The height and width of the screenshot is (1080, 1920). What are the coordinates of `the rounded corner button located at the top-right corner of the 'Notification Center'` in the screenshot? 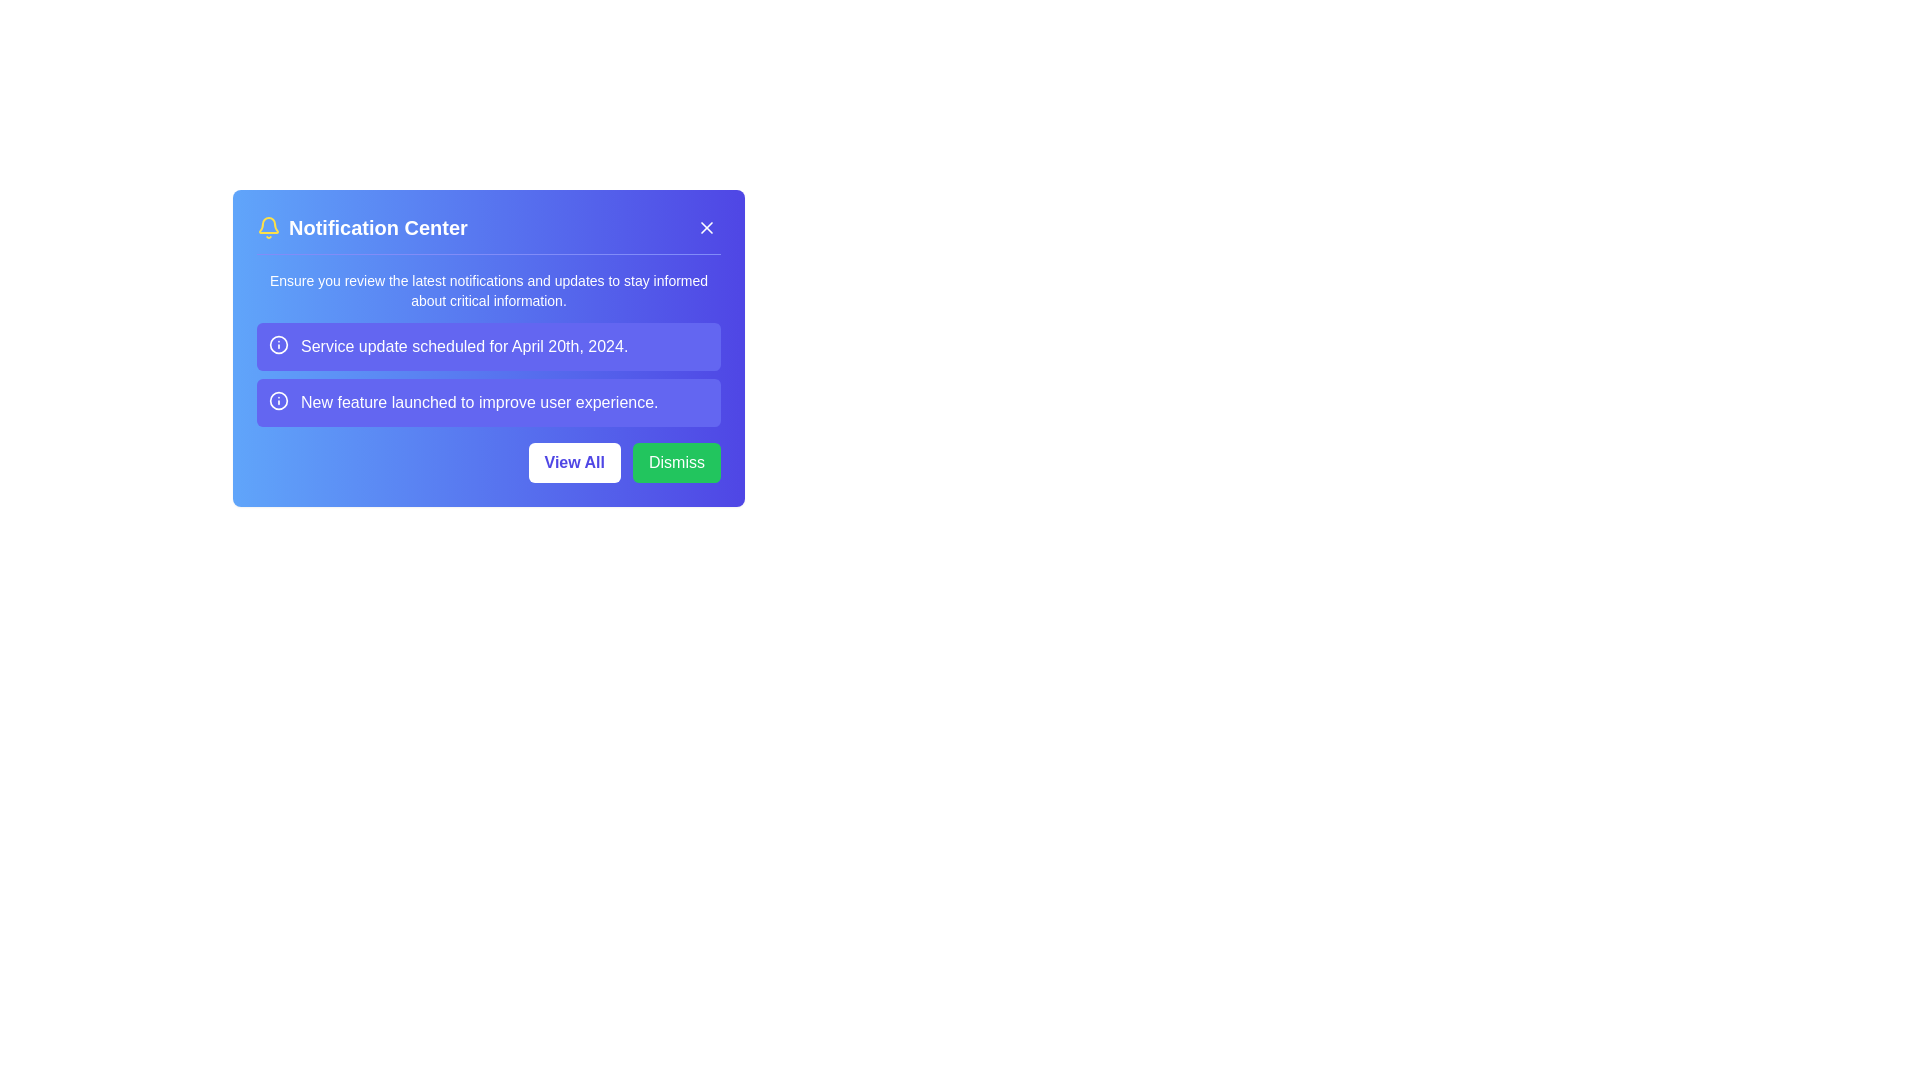 It's located at (706, 226).